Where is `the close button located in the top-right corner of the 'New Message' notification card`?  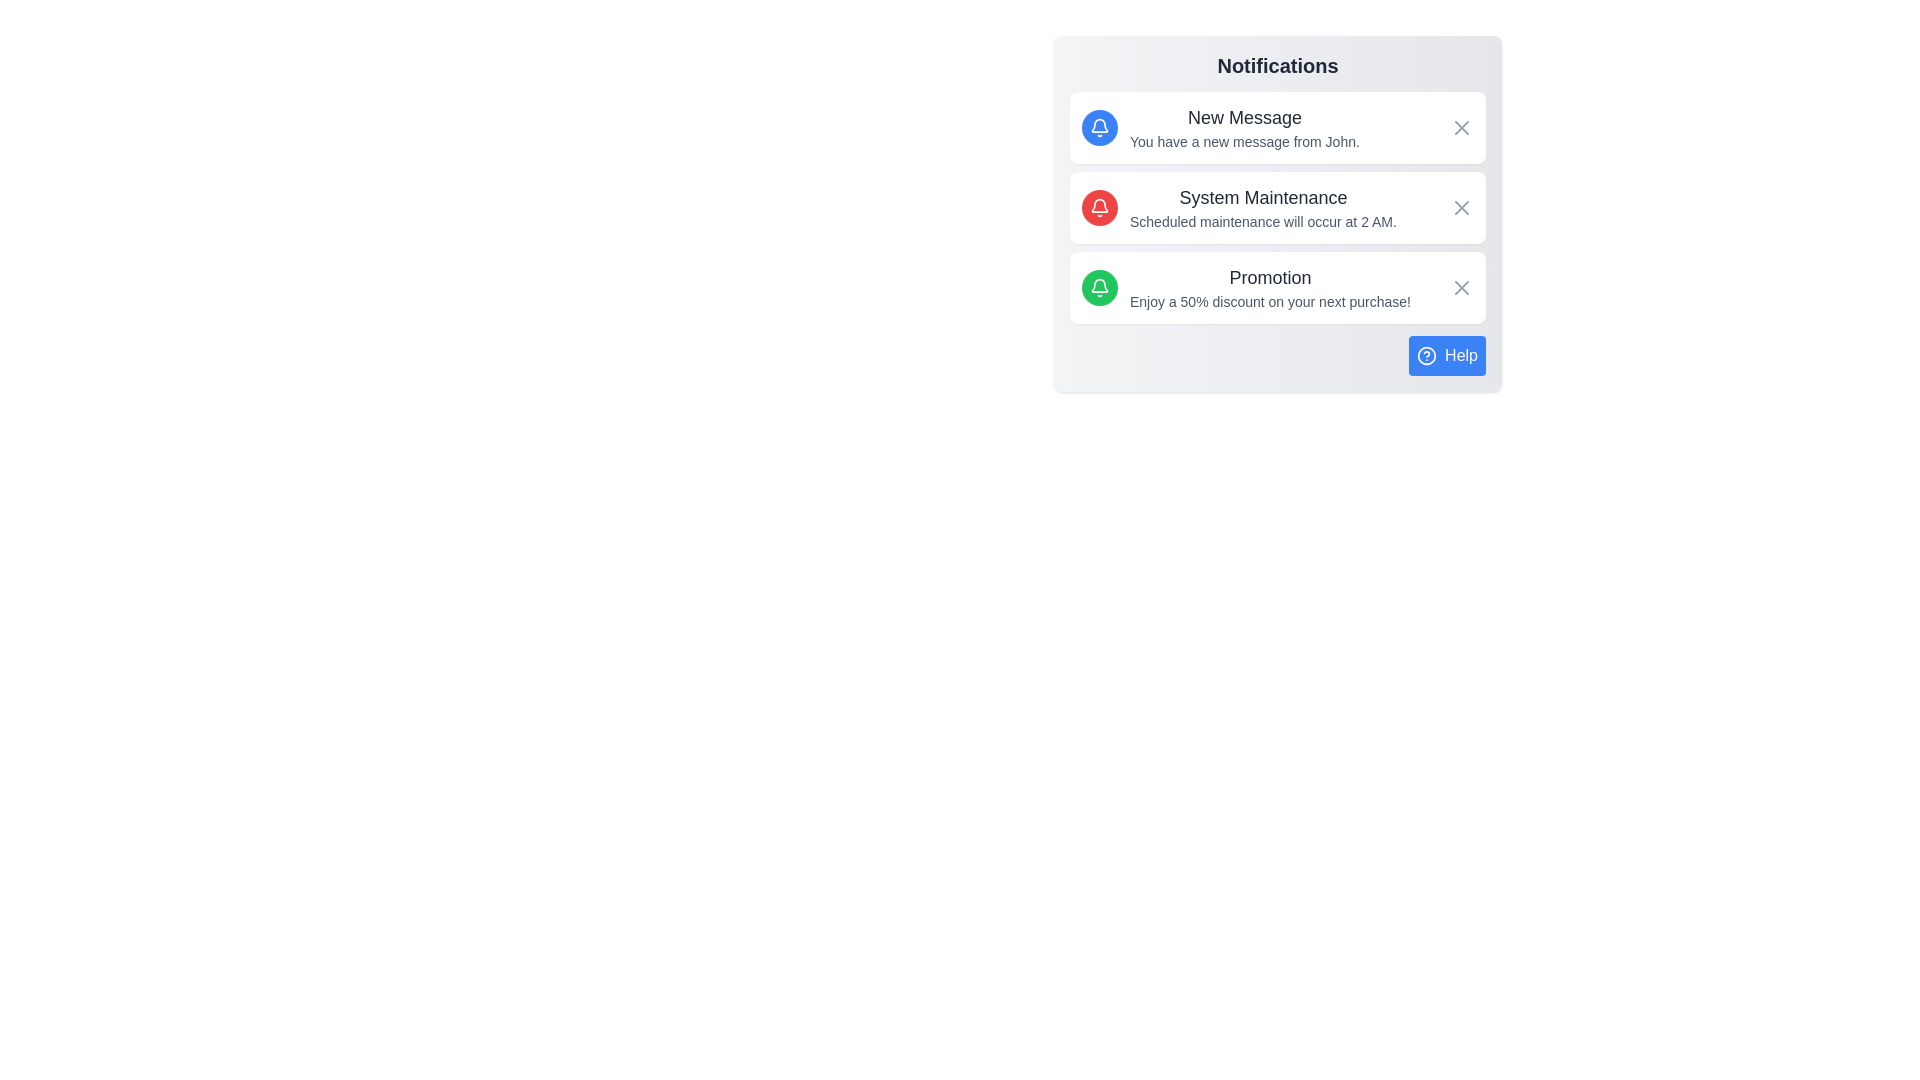
the close button located in the top-right corner of the 'New Message' notification card is located at coordinates (1462, 127).